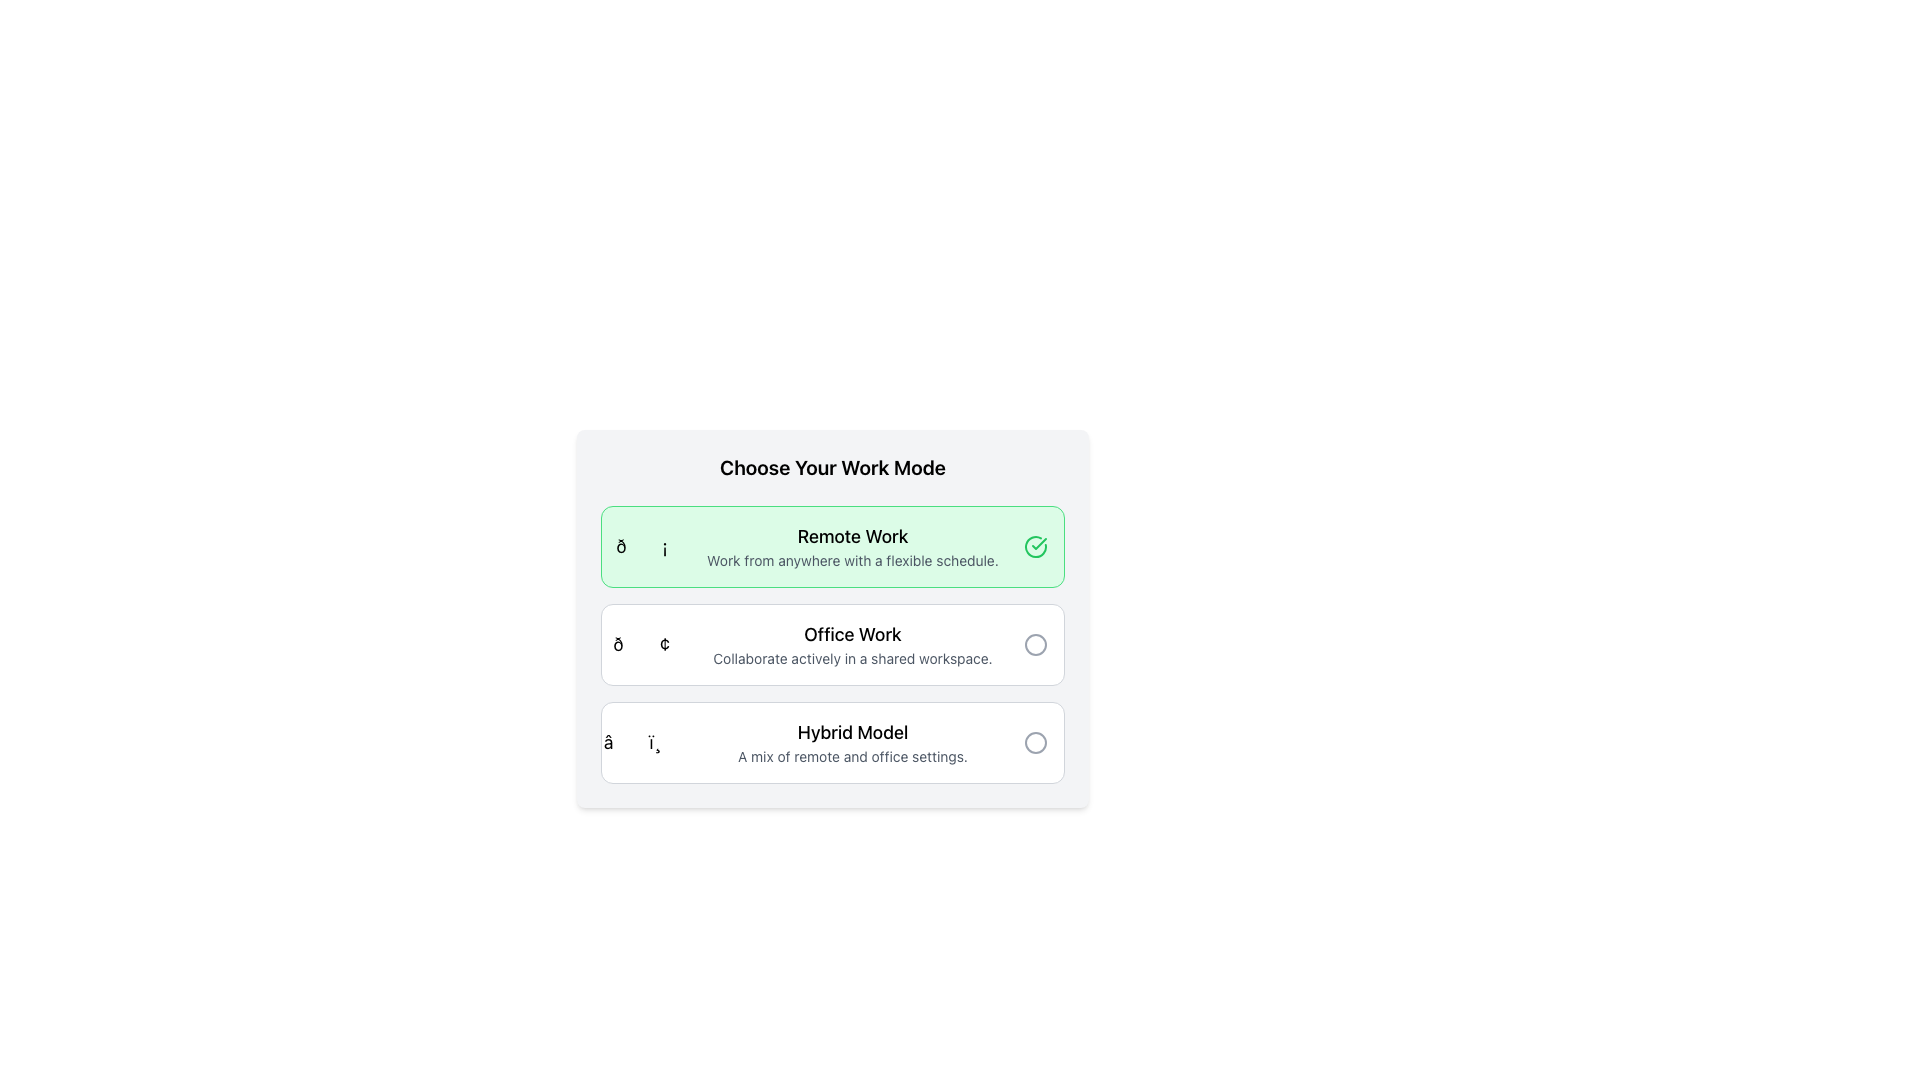 Image resolution: width=1920 pixels, height=1080 pixels. Describe the element at coordinates (833, 743) in the screenshot. I see `details of the 'Hybrid Model' Selectable Option Card, which is the third card in a vertical stack of options` at that location.